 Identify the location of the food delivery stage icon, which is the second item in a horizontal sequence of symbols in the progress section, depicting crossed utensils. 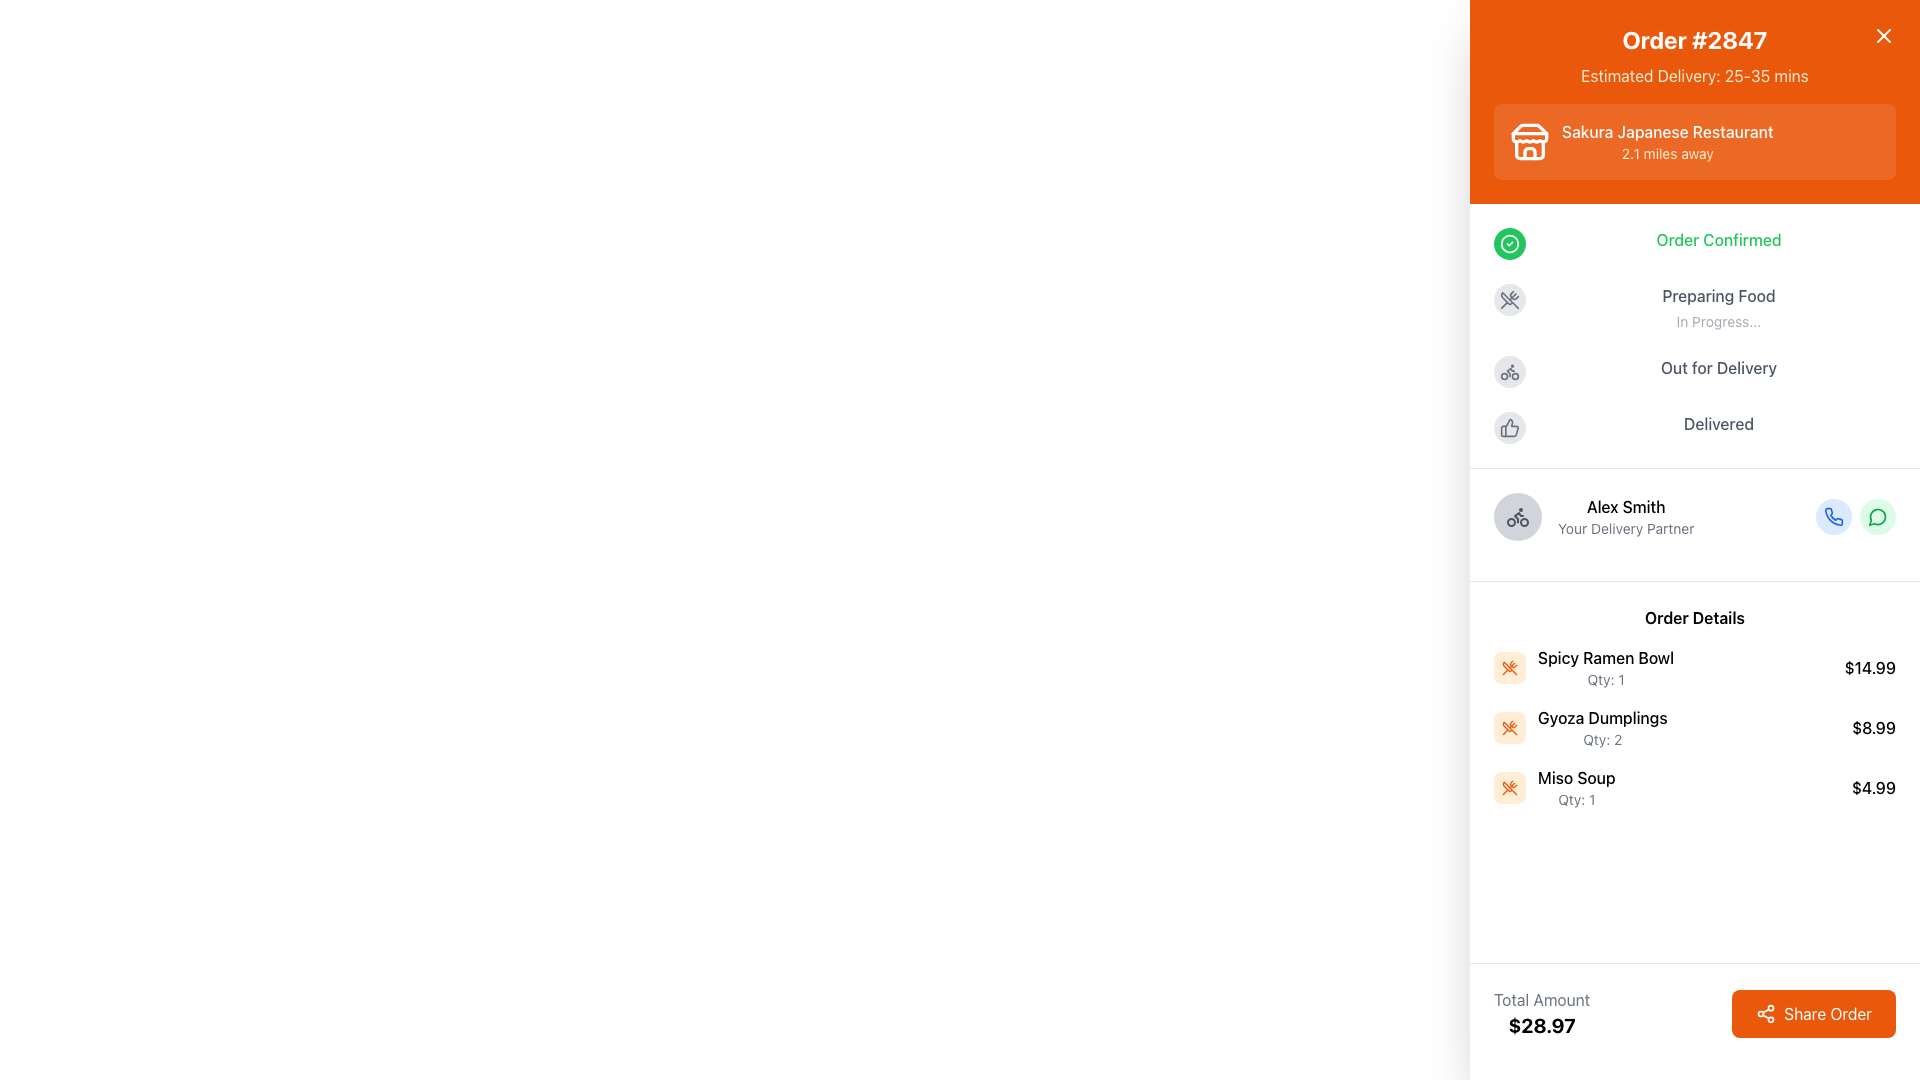
(1510, 300).